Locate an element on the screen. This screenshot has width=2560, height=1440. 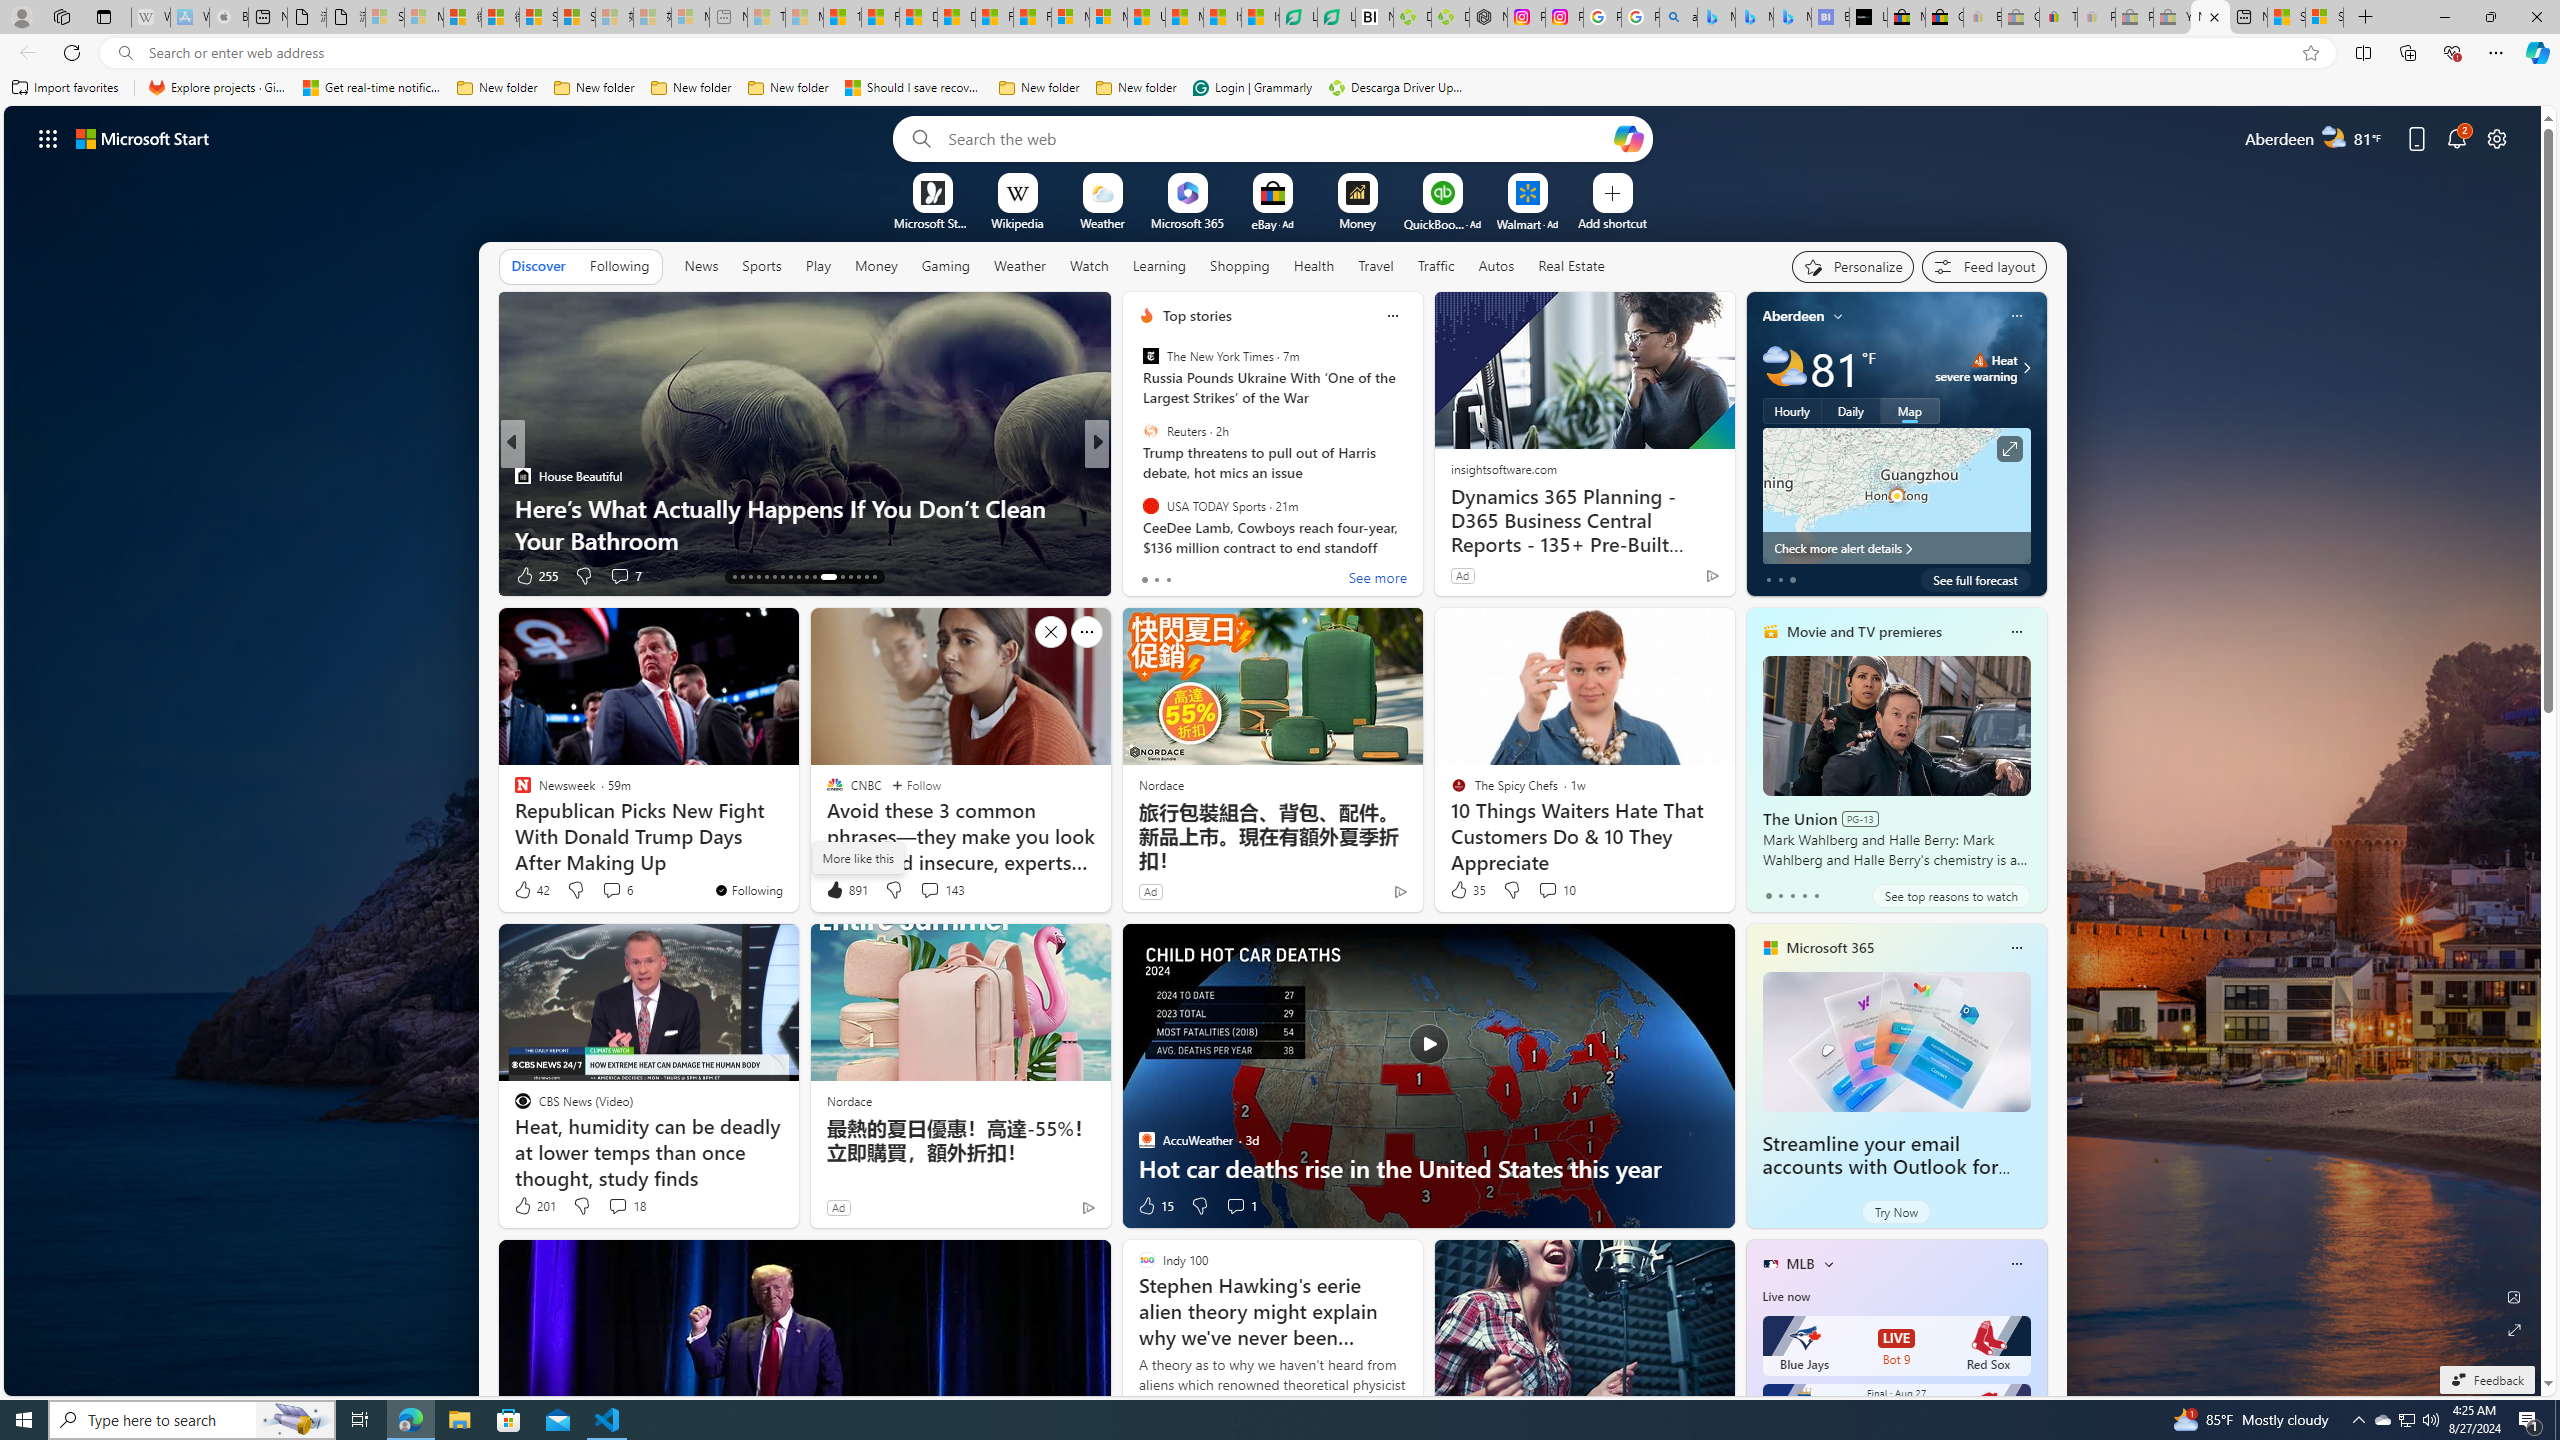
'View comments 18 Comment' is located at coordinates (624, 1206).